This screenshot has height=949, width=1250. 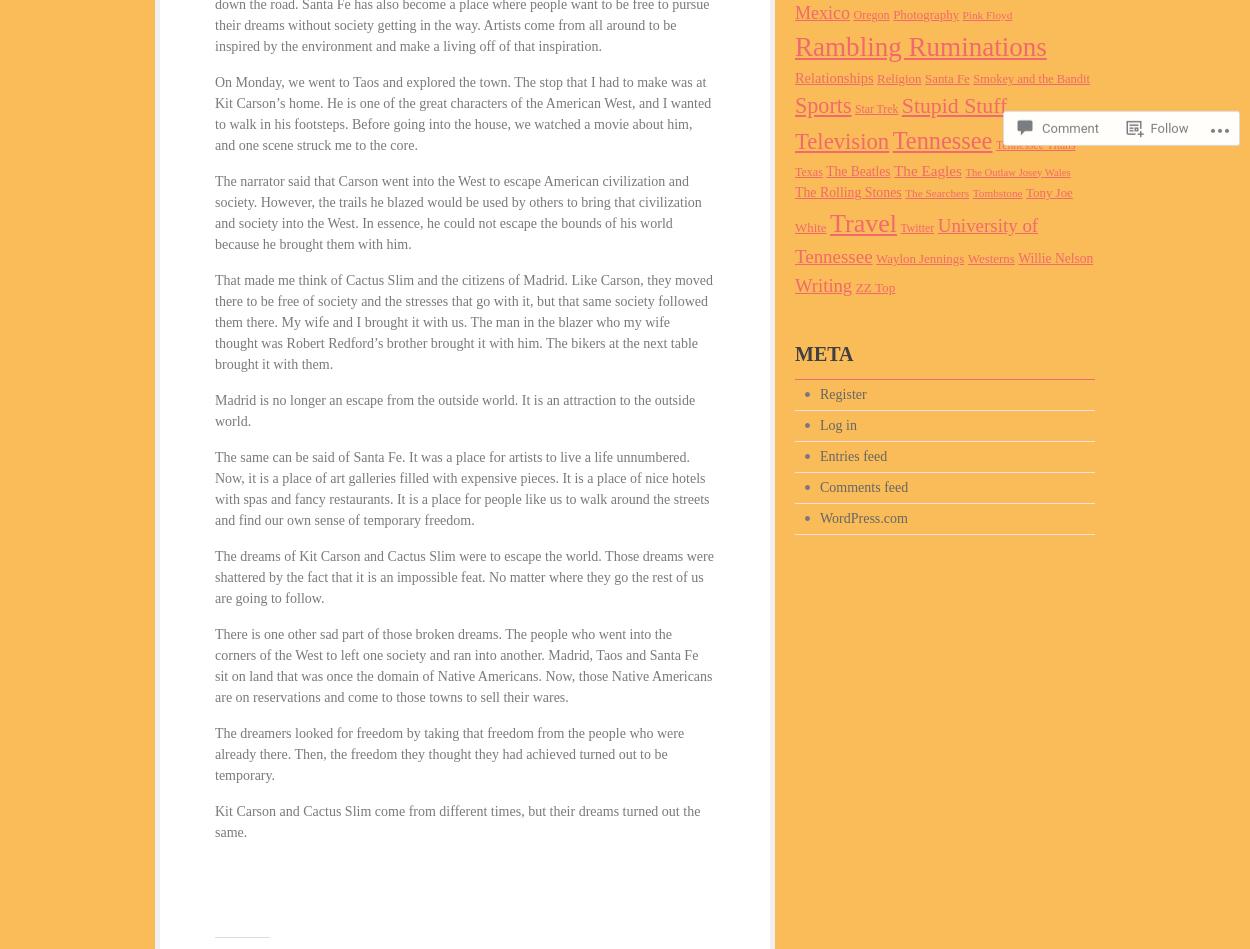 What do you see at coordinates (823, 353) in the screenshot?
I see `'Meta'` at bounding box center [823, 353].